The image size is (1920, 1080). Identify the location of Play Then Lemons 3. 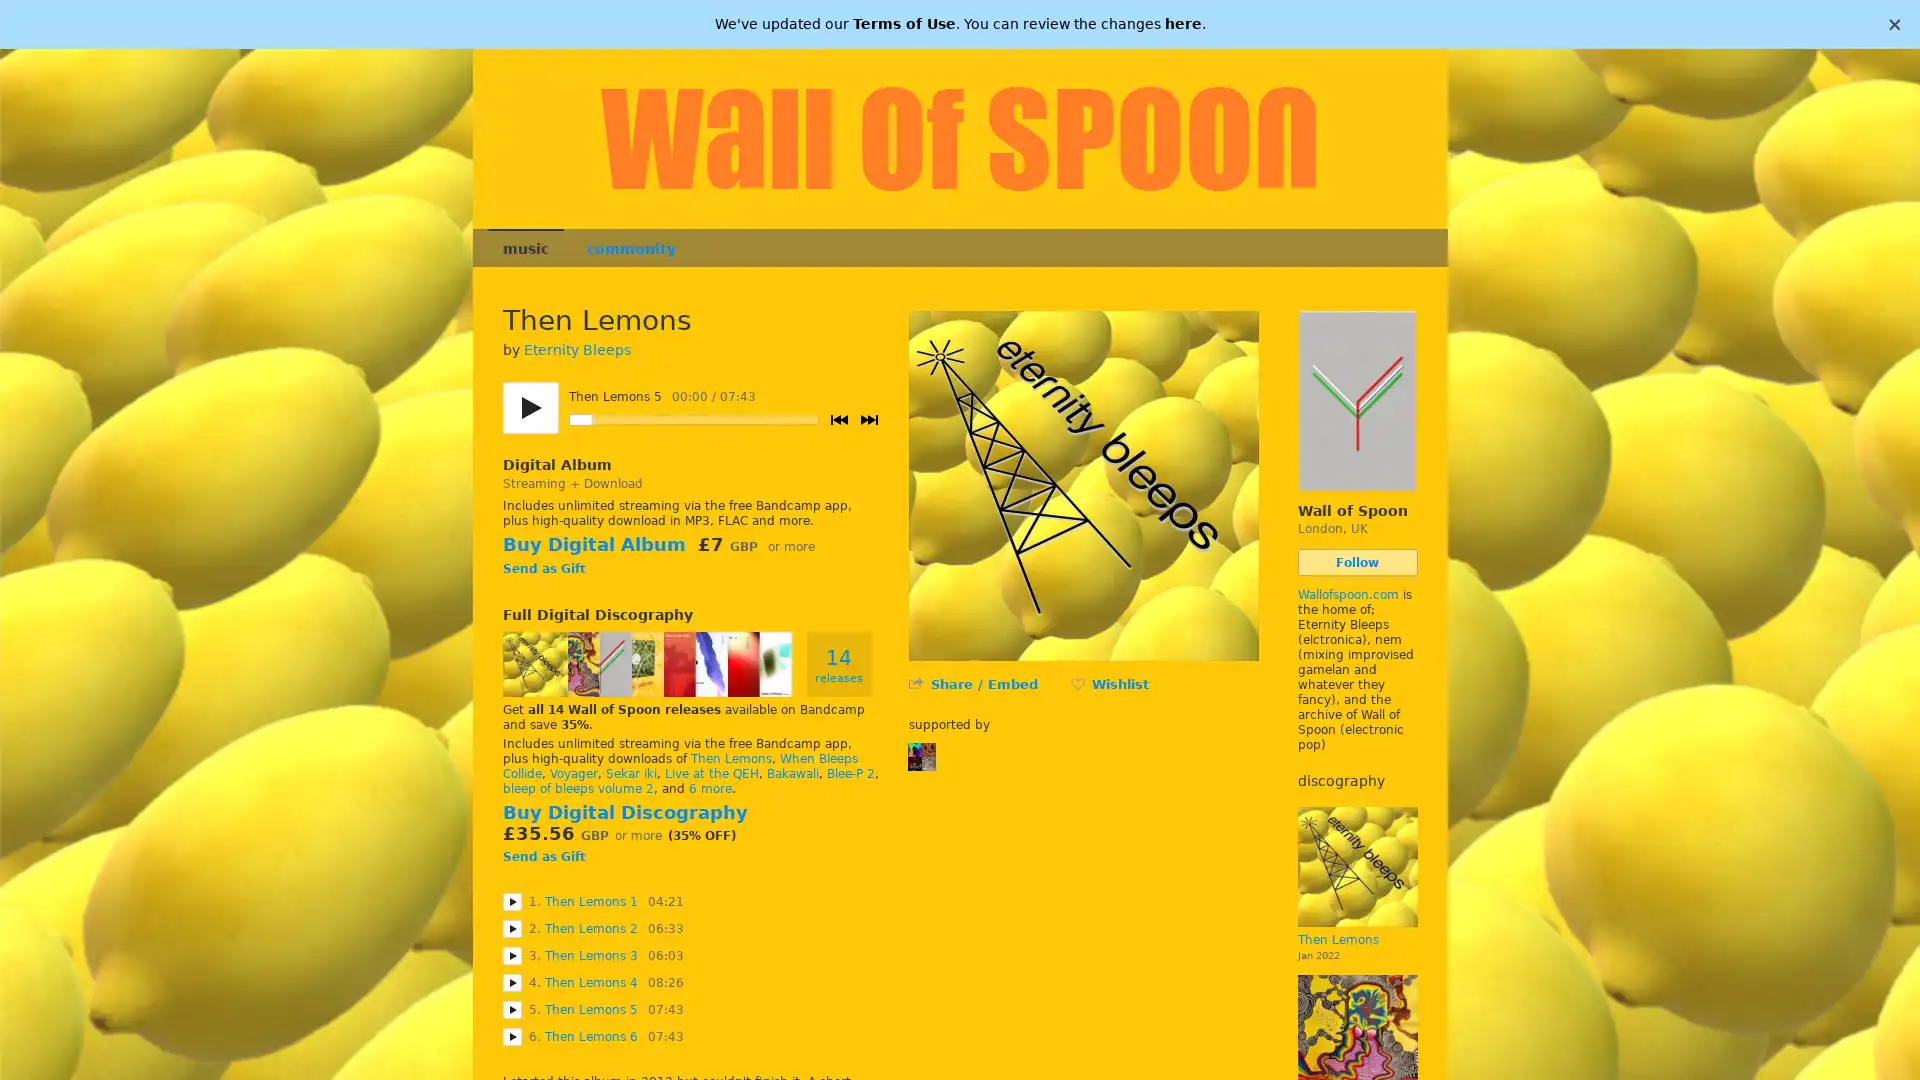
(511, 954).